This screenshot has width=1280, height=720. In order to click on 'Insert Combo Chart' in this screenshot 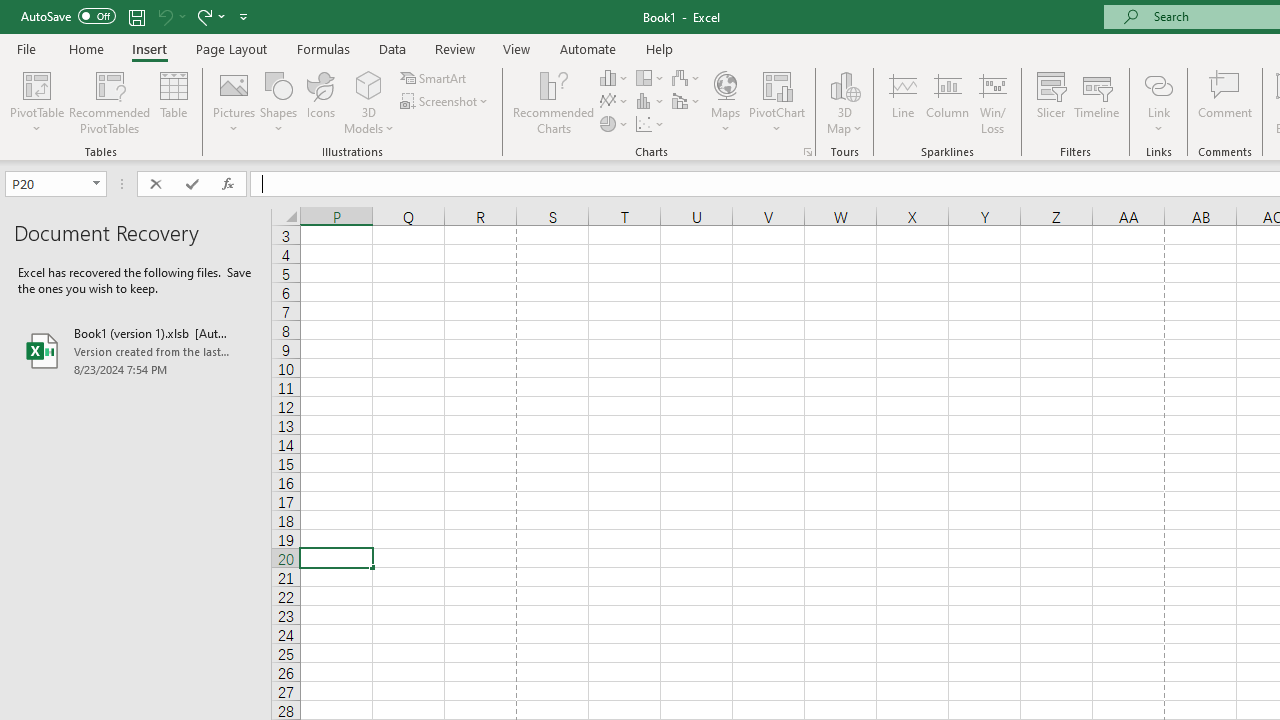, I will do `click(687, 101)`.